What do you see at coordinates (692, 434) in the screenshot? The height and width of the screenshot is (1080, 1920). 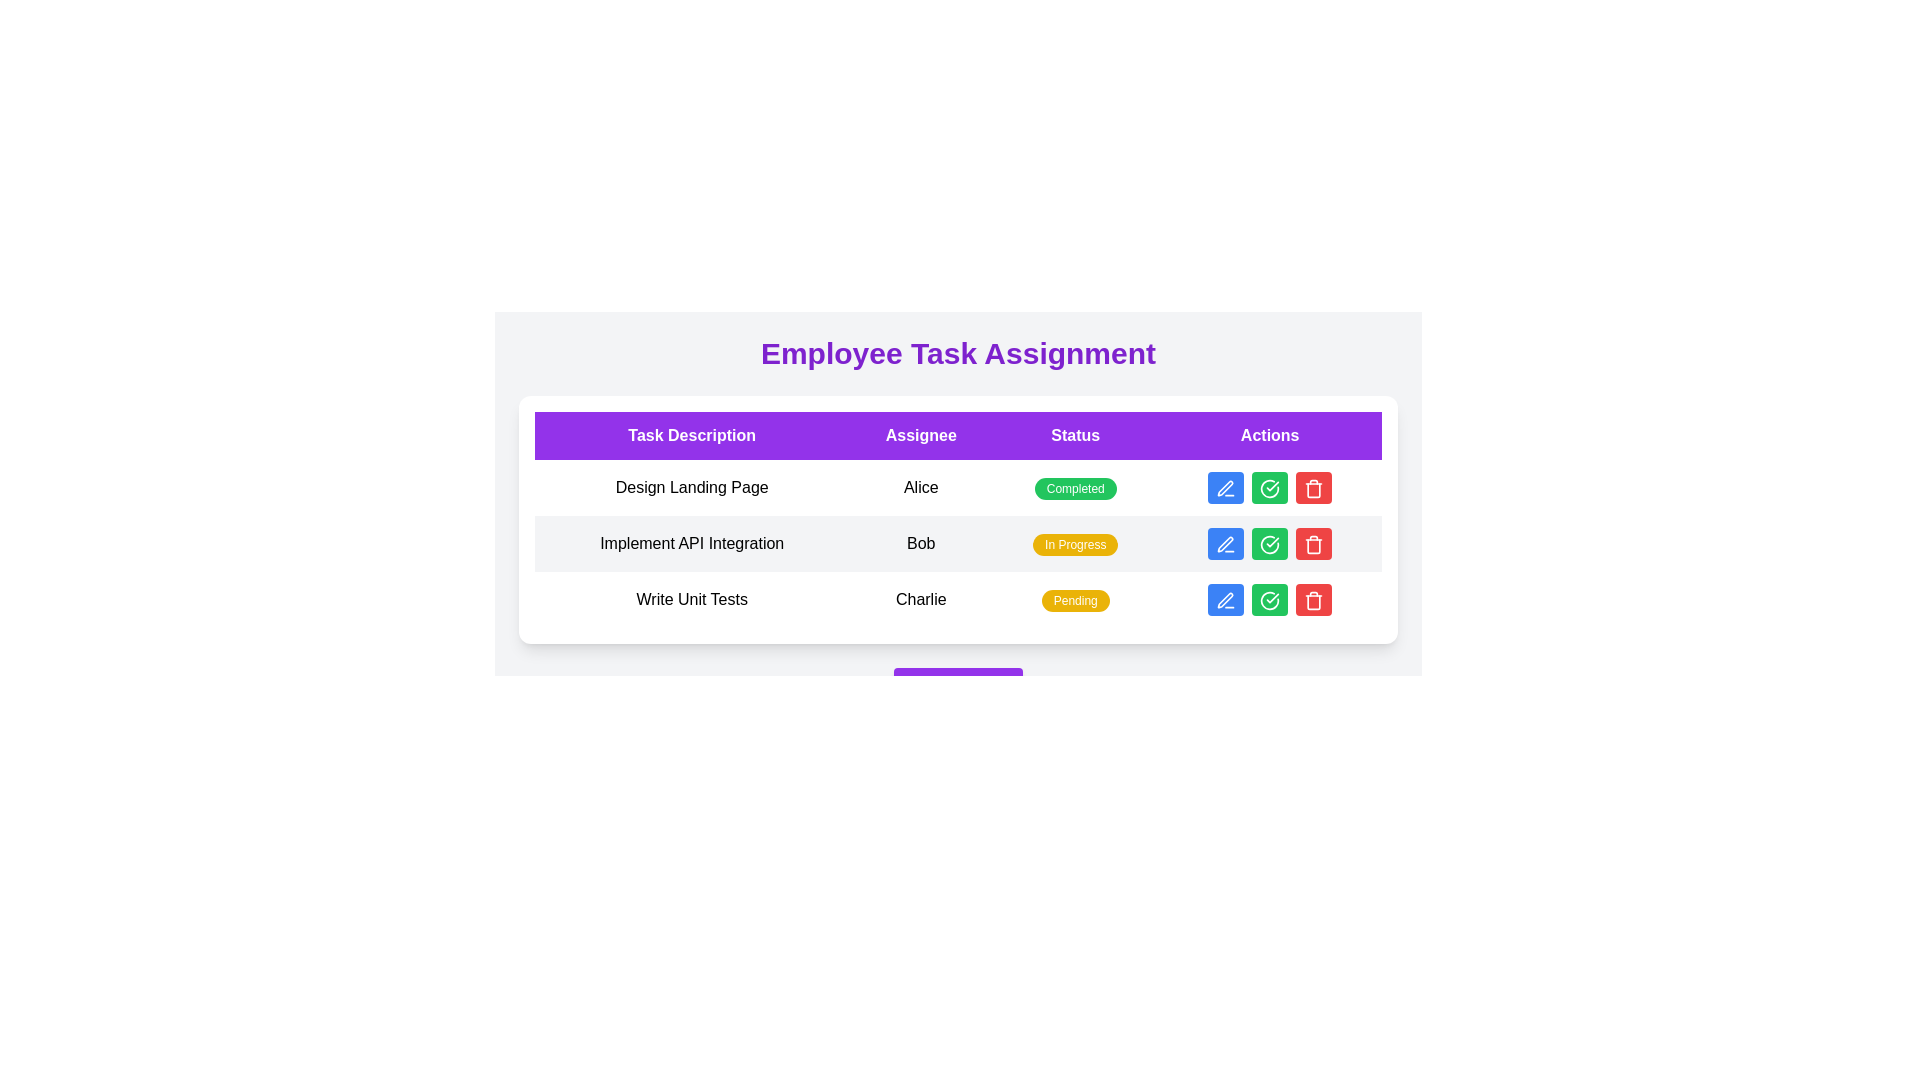 I see `the 'Task Description' label, which is a rectangular header styled with a bold white font on a purple background, located in the first column header of a table` at bounding box center [692, 434].